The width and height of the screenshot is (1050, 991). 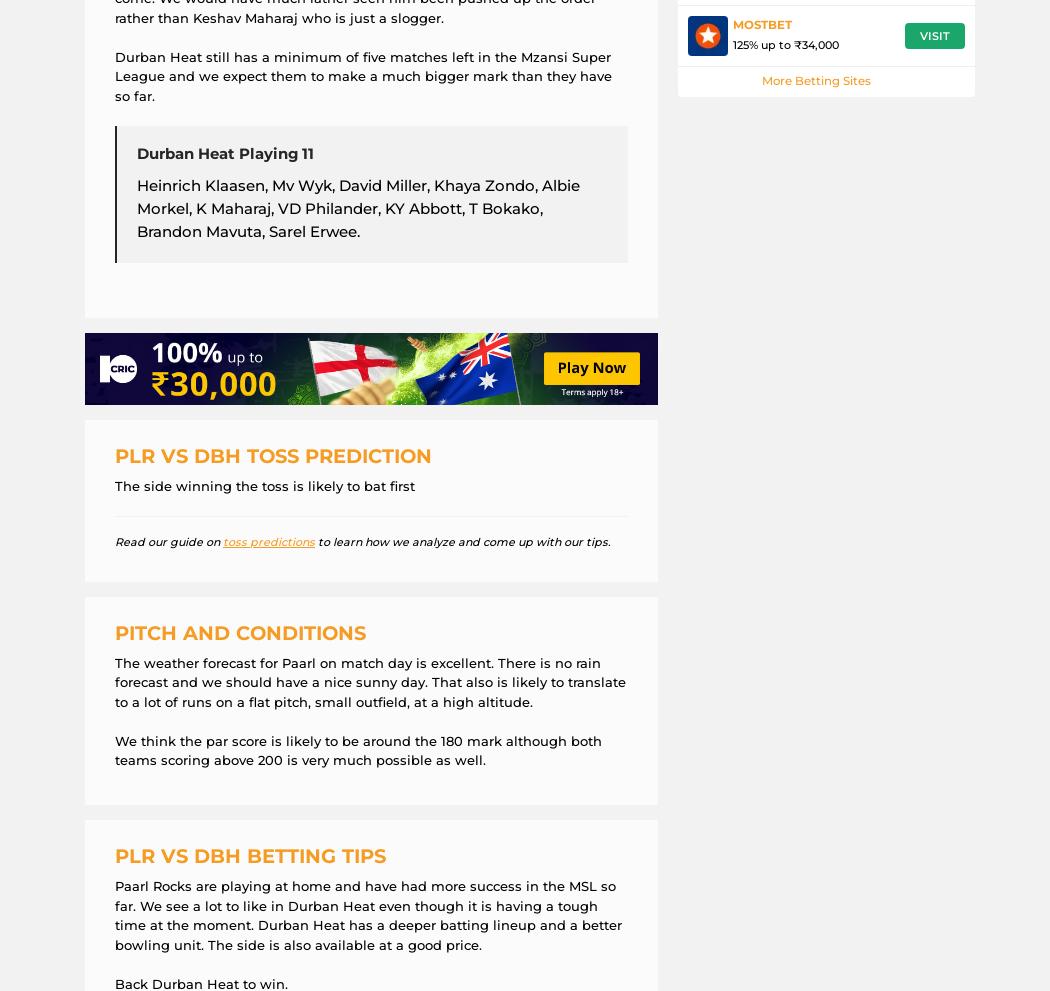 I want to click on 'Pitch and Conditions', so click(x=240, y=630).